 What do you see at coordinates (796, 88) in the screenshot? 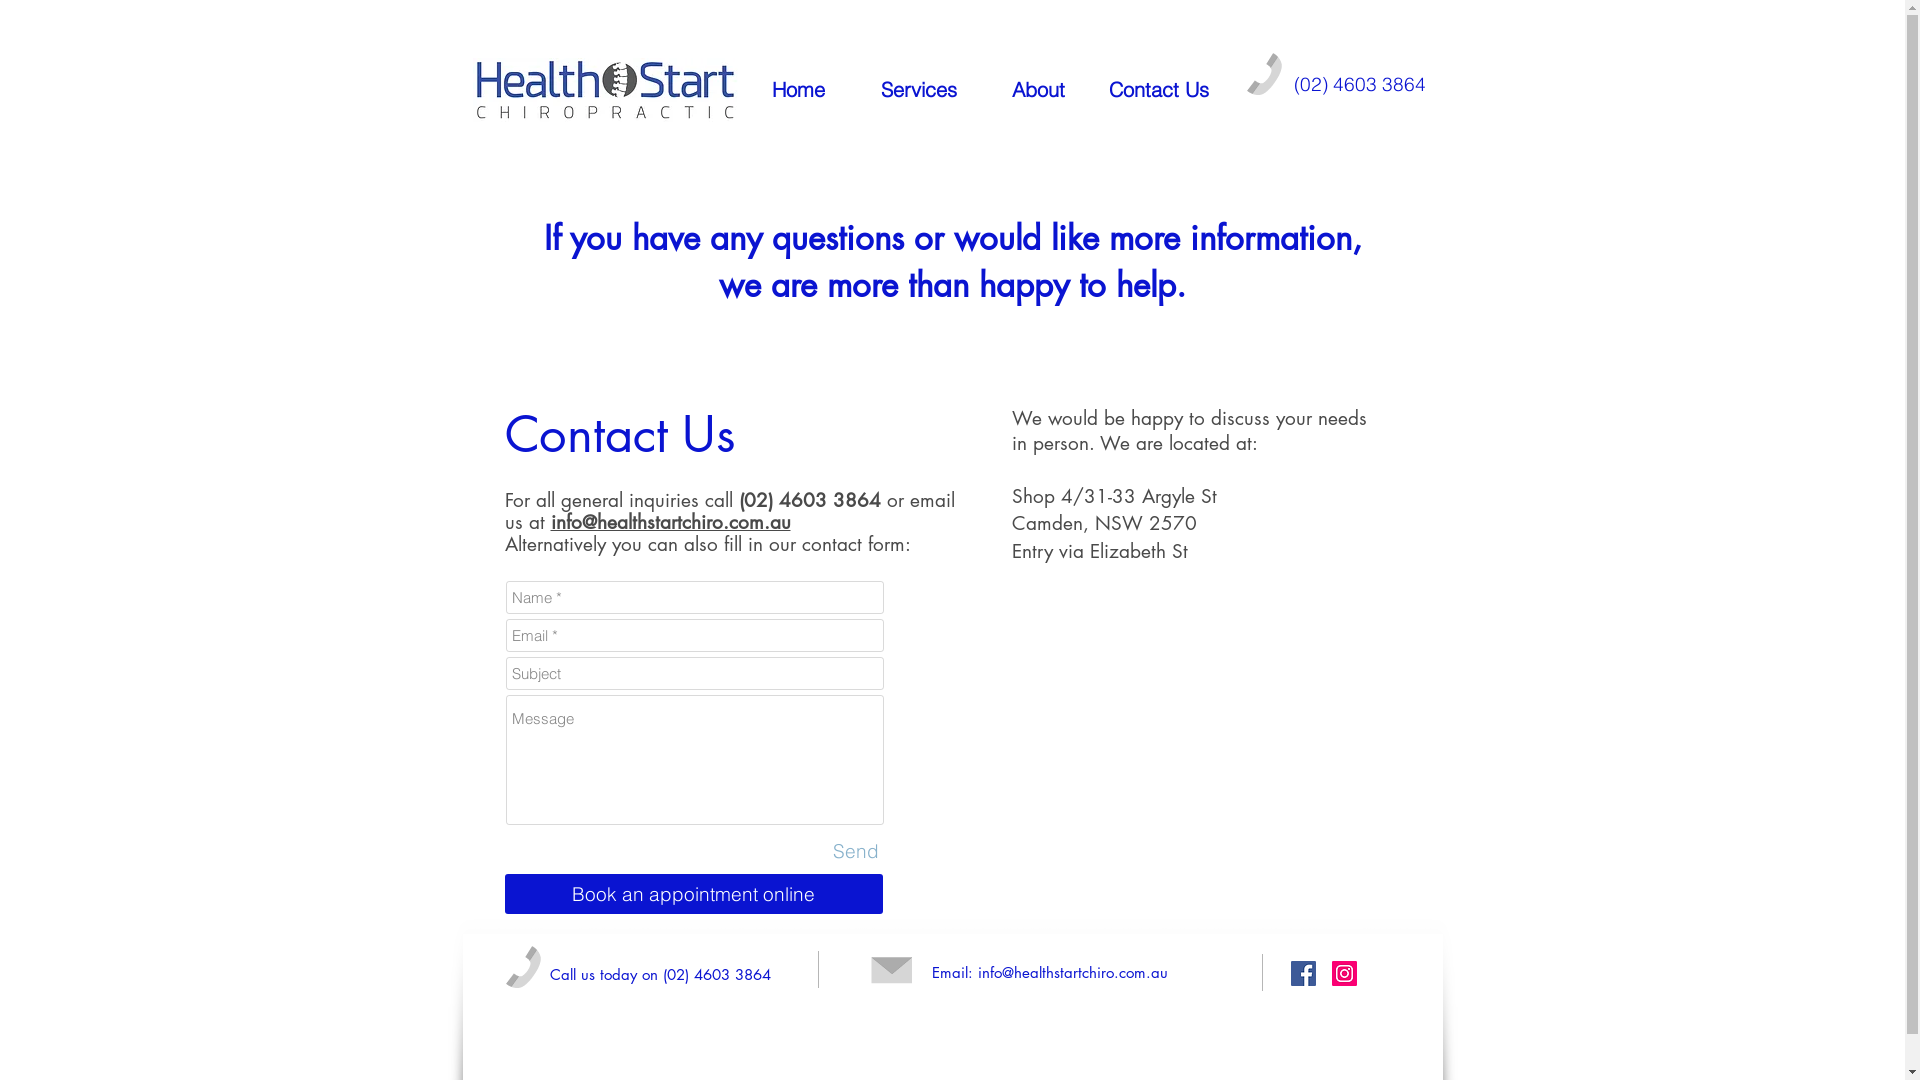
I see `'Home'` at bounding box center [796, 88].